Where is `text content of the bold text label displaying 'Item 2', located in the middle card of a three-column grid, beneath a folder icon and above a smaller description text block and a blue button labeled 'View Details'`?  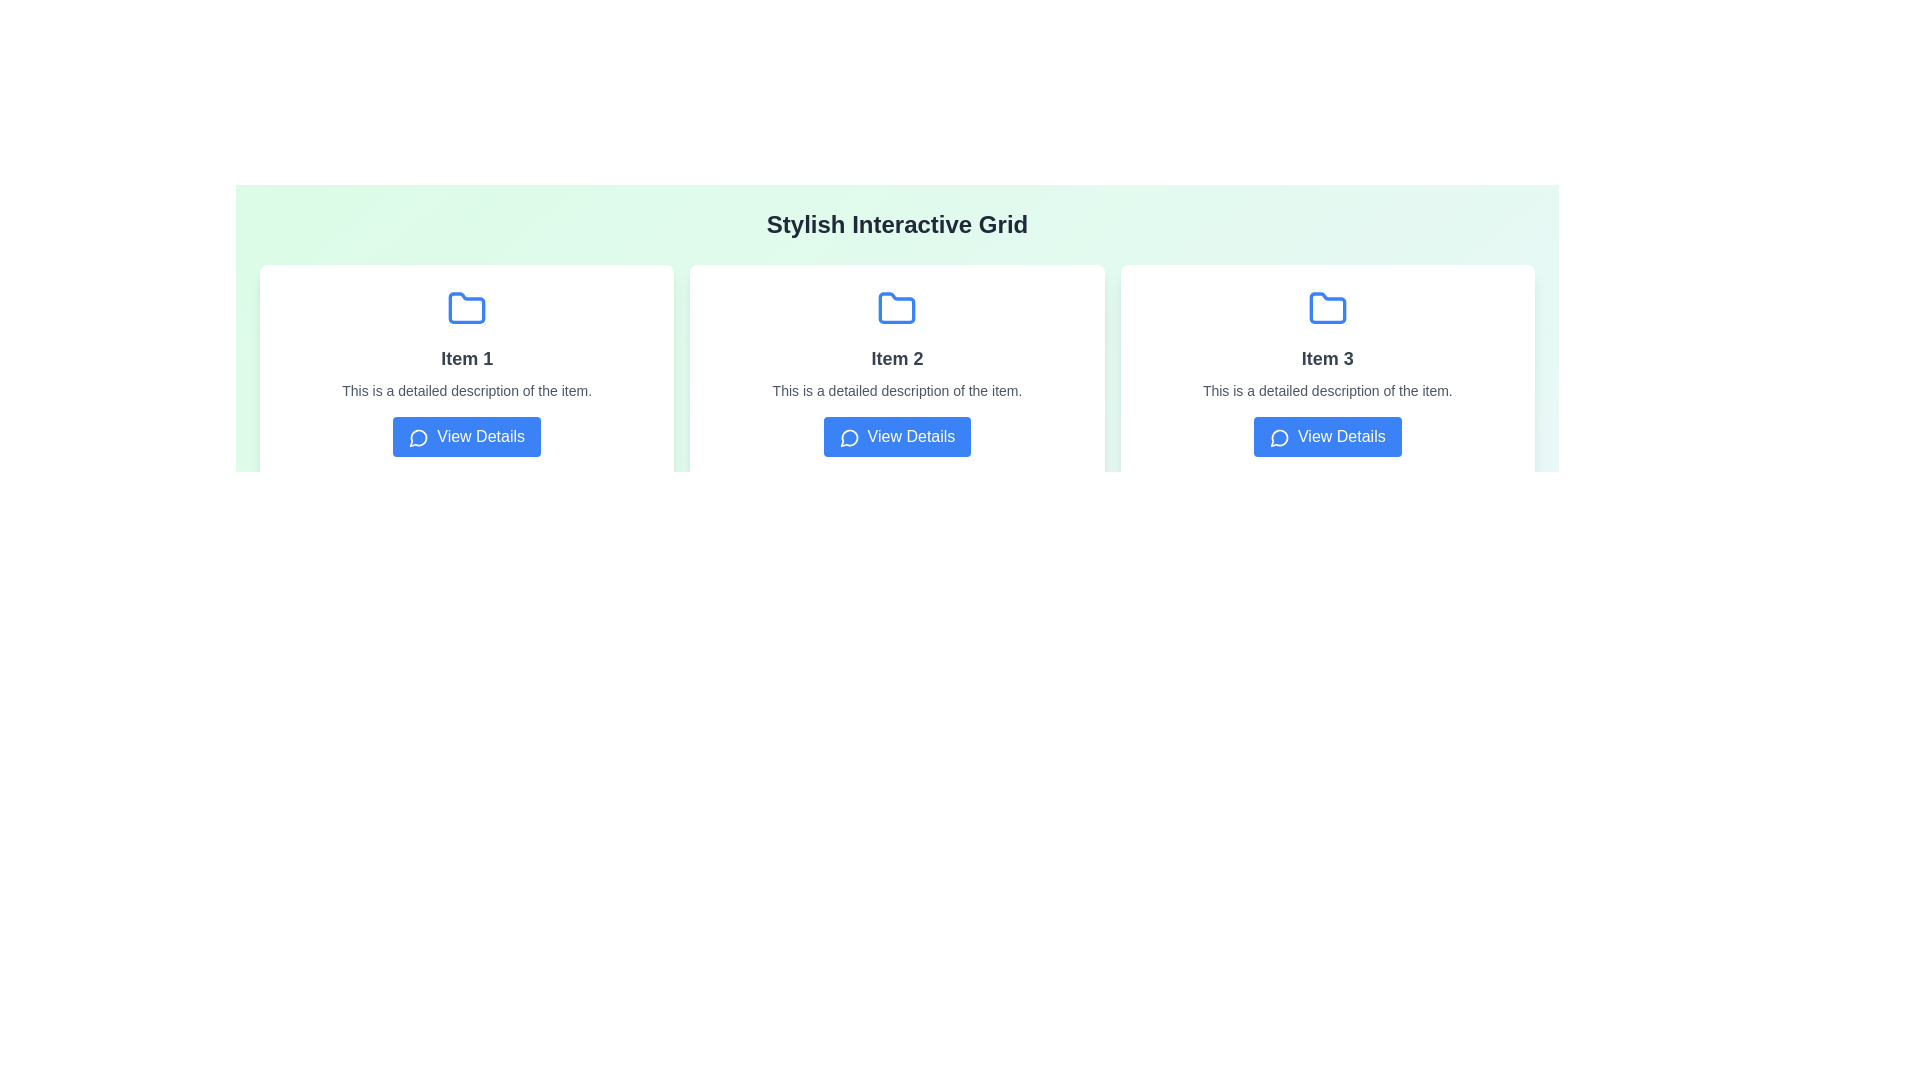 text content of the bold text label displaying 'Item 2', located in the middle card of a three-column grid, beneath a folder icon and above a smaller description text block and a blue button labeled 'View Details' is located at coordinates (896, 357).